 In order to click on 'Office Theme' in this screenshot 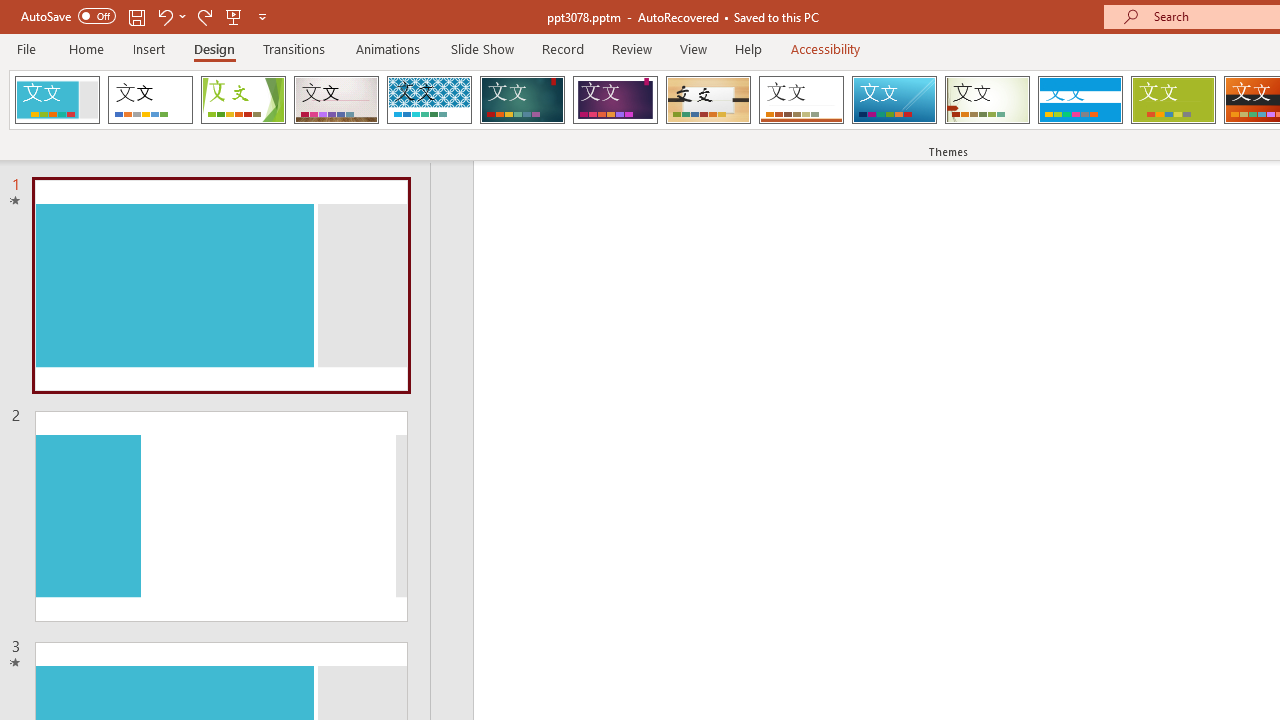, I will do `click(149, 100)`.